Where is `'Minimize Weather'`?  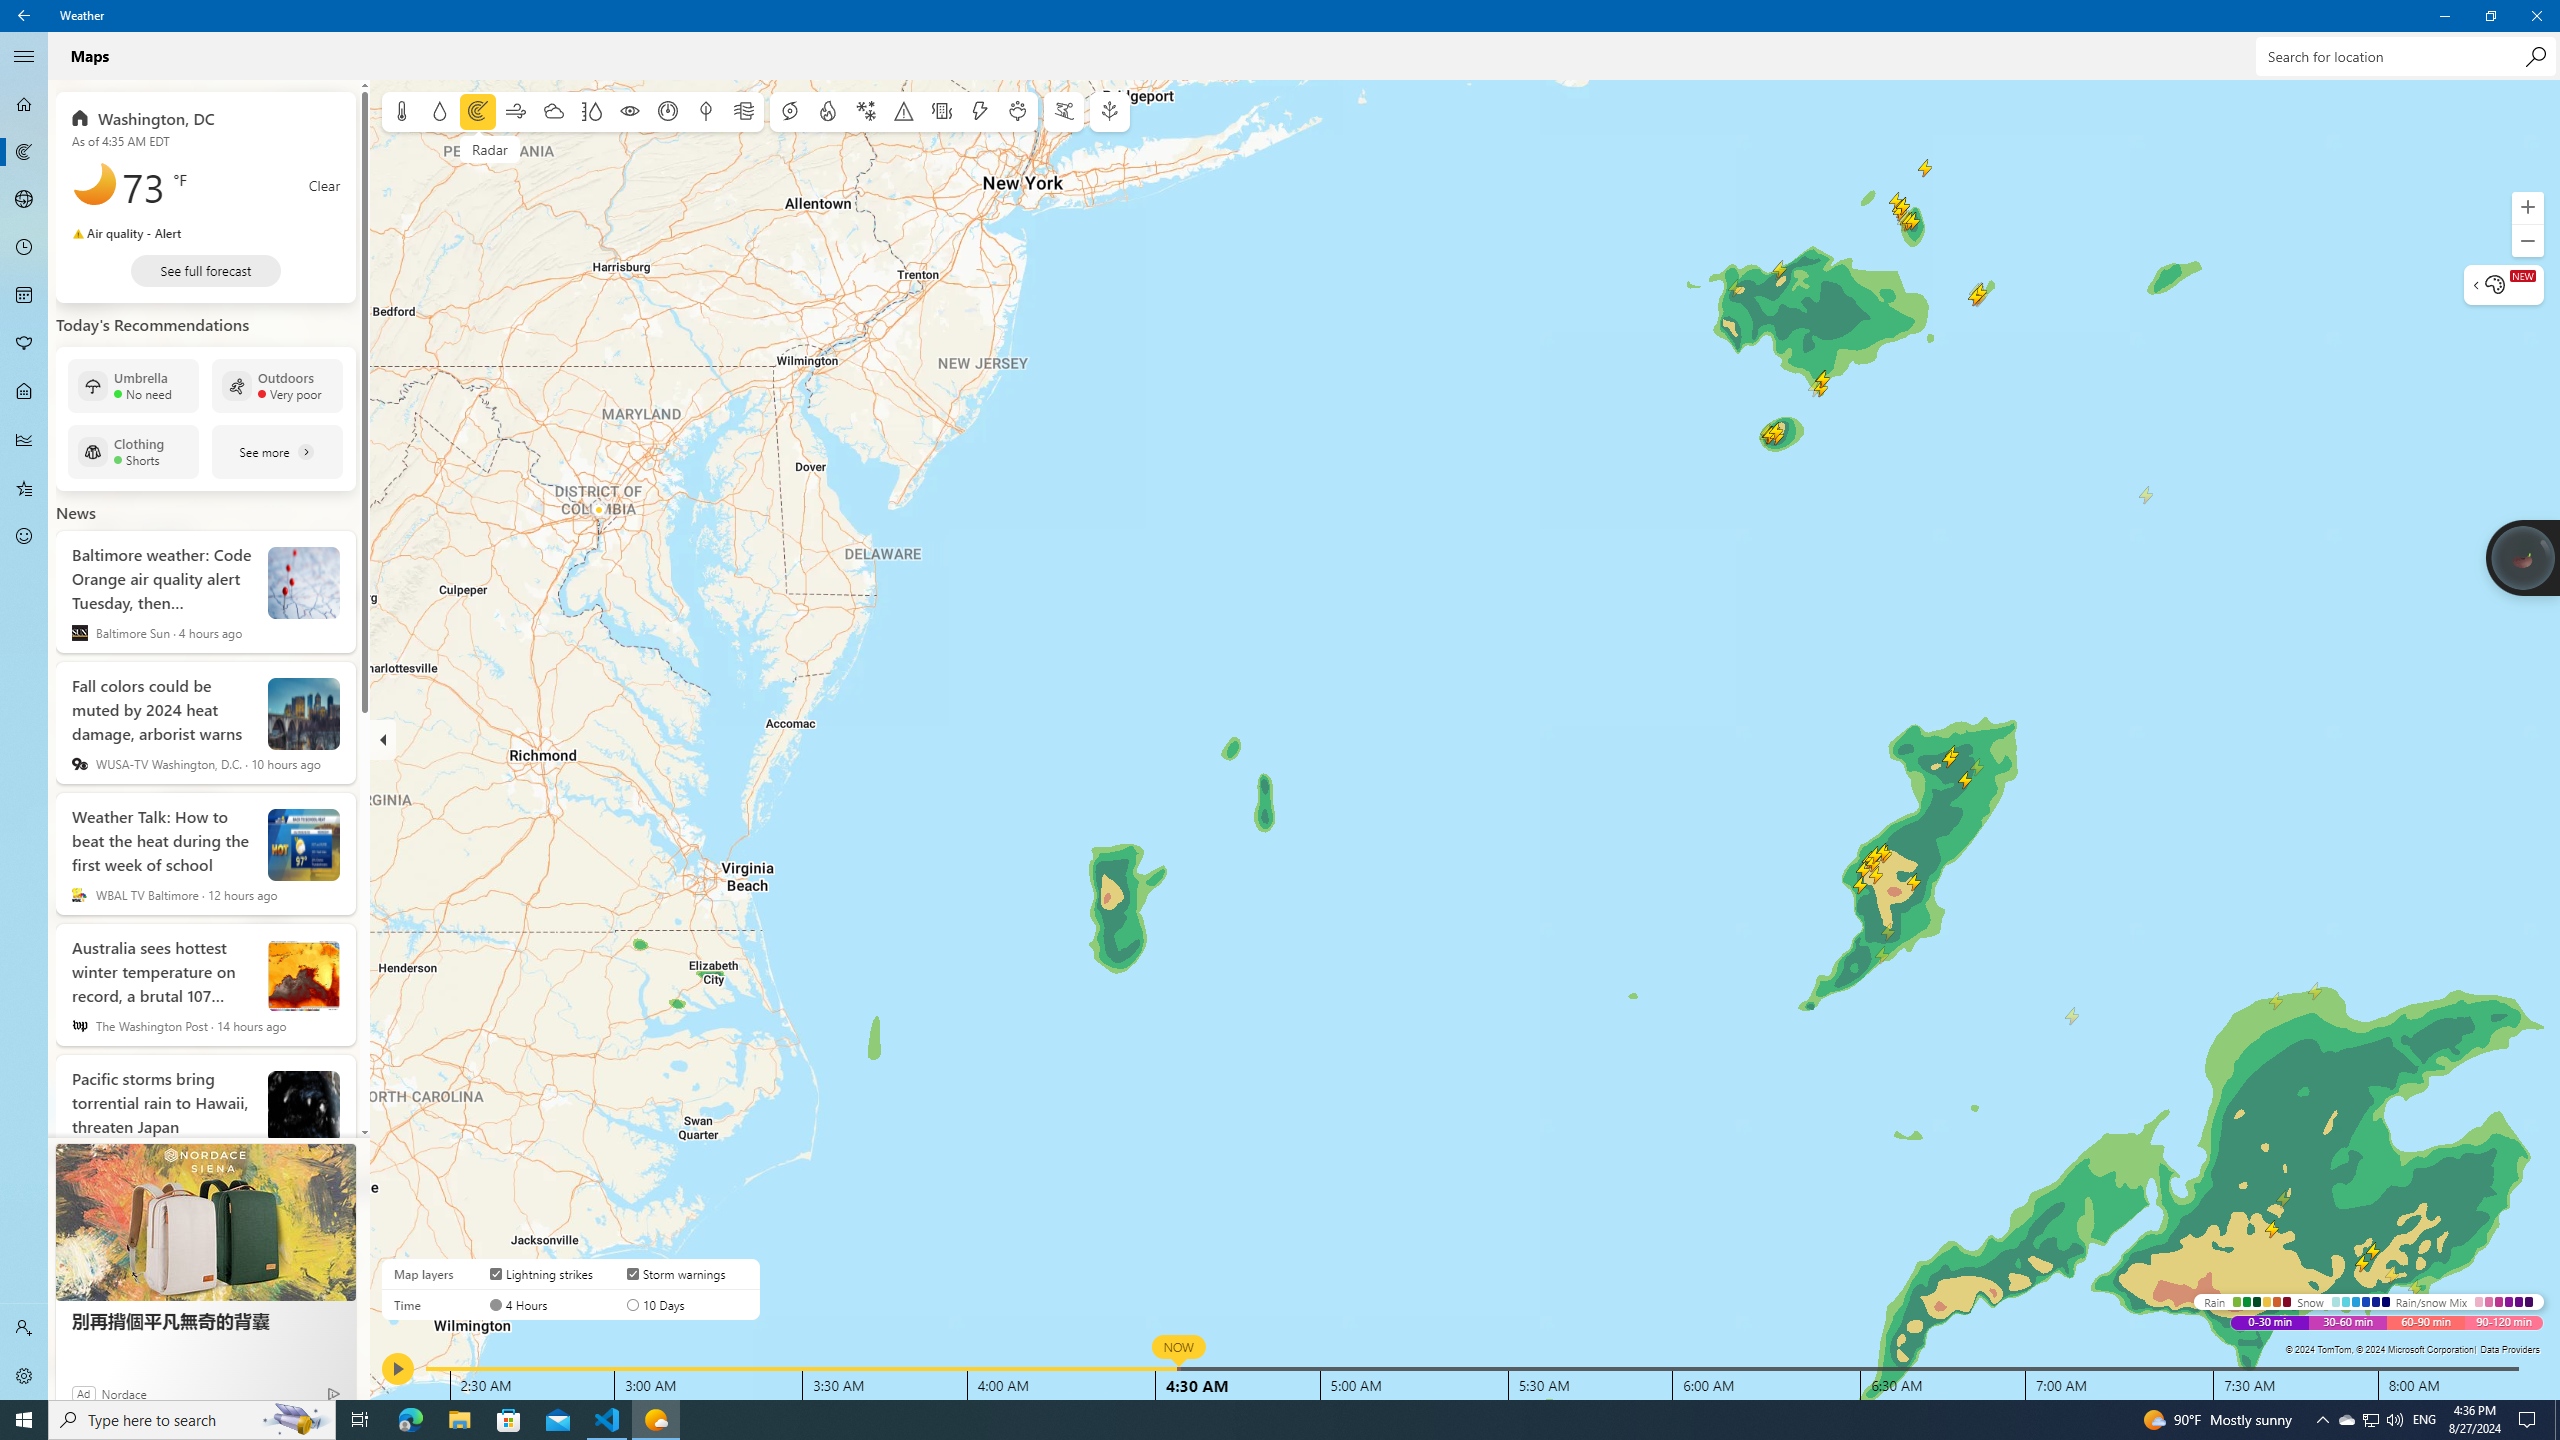 'Minimize Weather' is located at coordinates (2443, 15).